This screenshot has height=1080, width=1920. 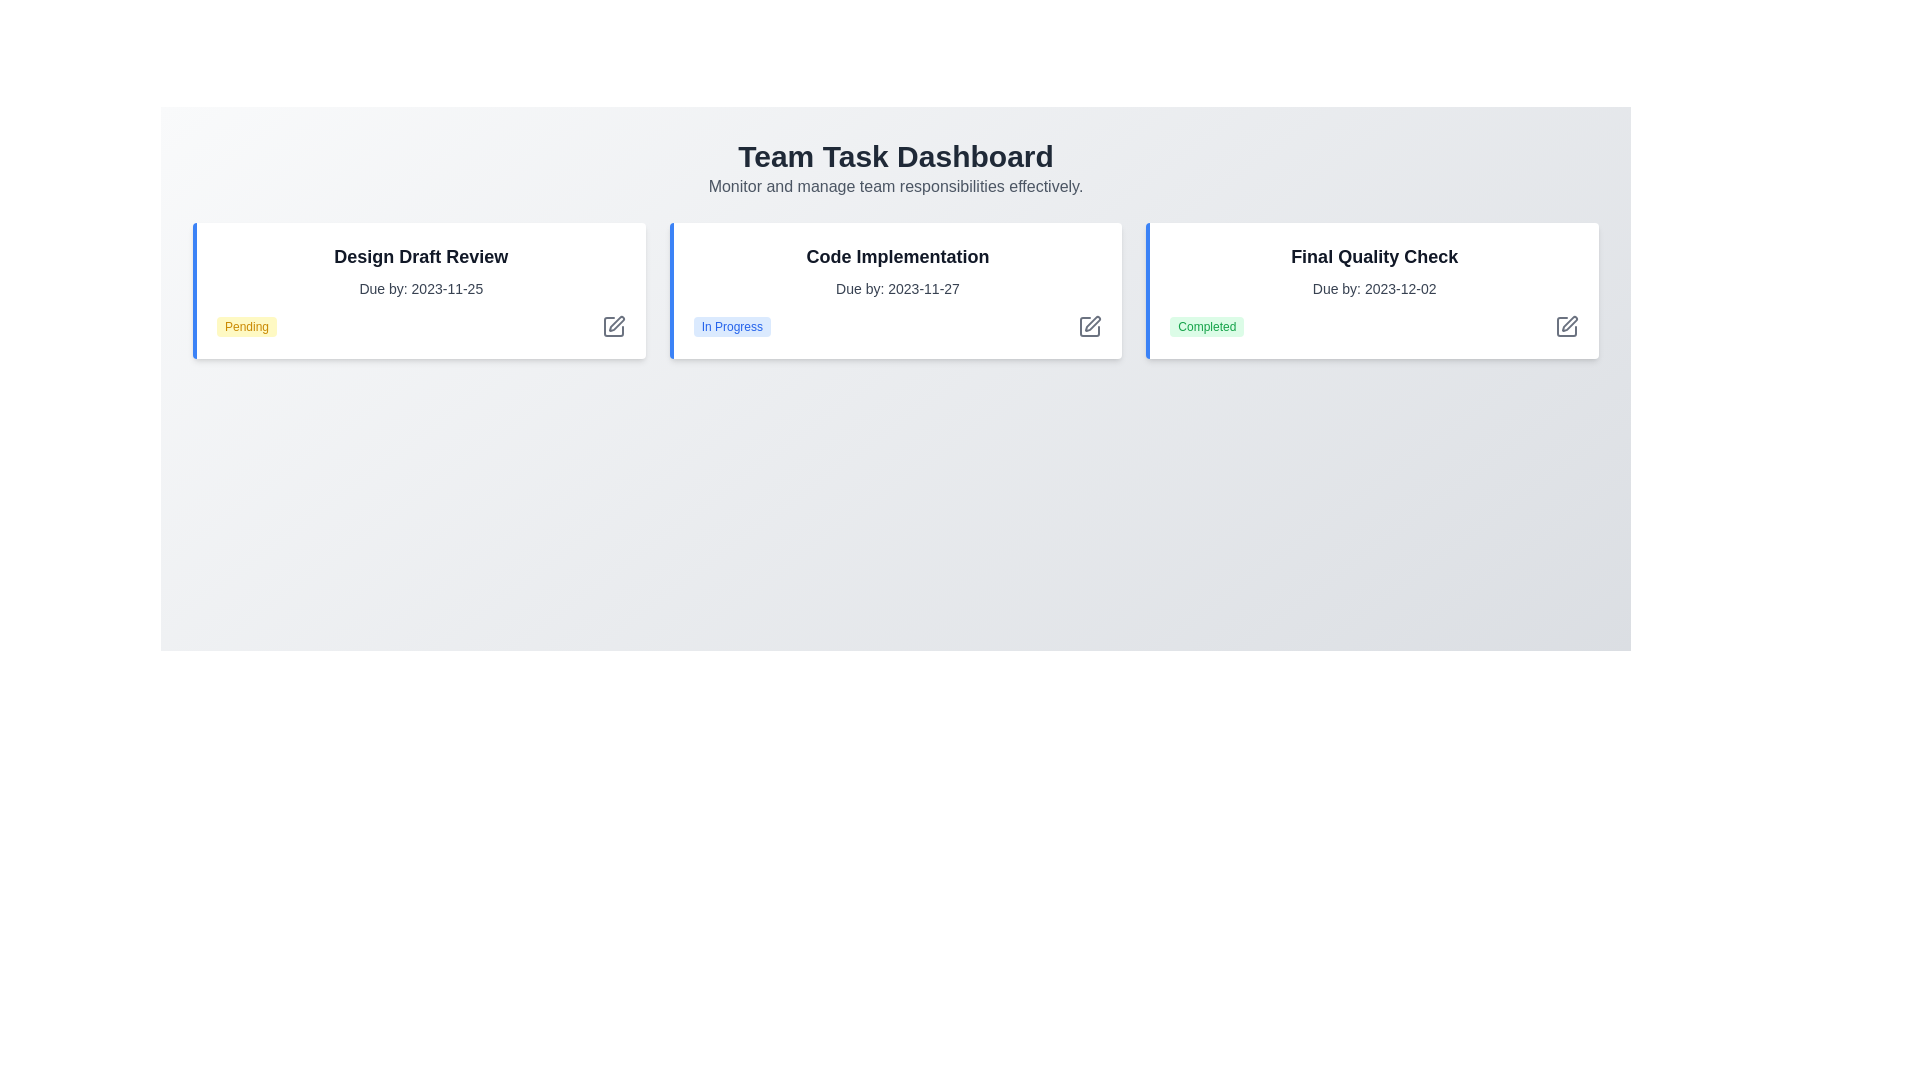 I want to click on the 'Pending' status label, which is a small rectangular badge with rounded corners and a light yellow background, located in the top-left area of the 'Design Draft Review' task card, so click(x=246, y=326).